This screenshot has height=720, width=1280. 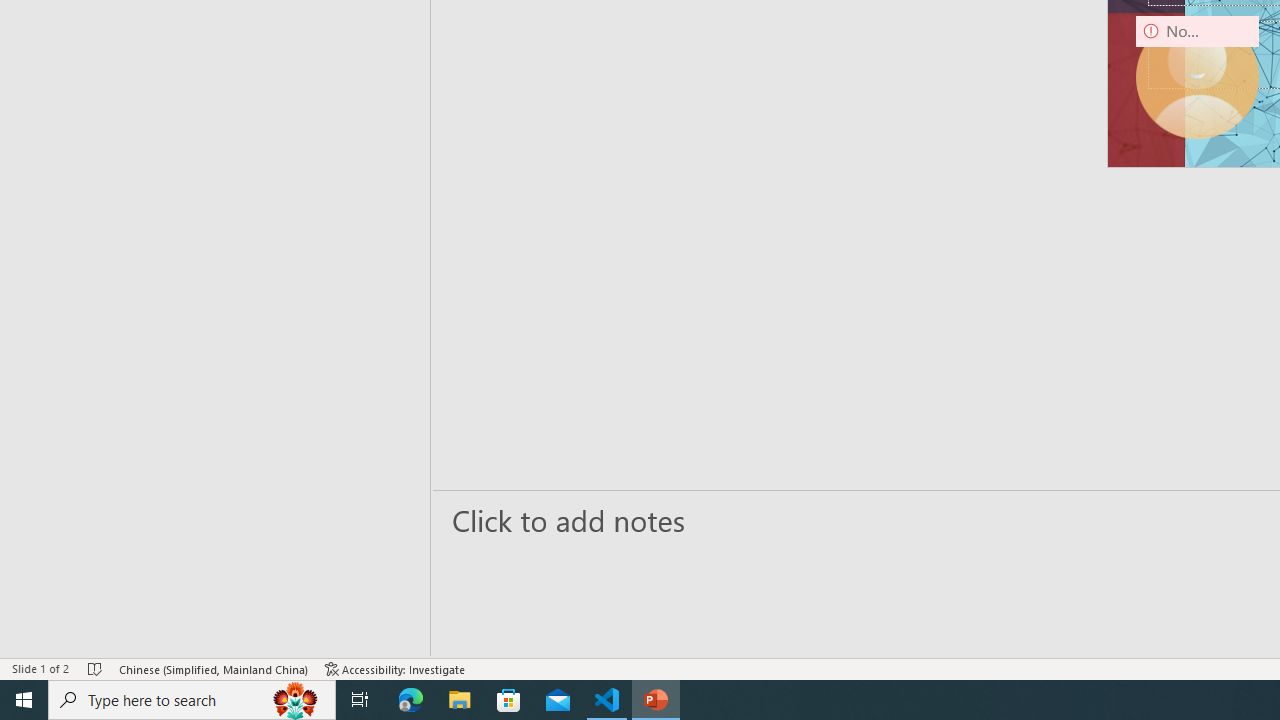 What do you see at coordinates (1197, 76) in the screenshot?
I see `'Camera 9, No camera detected.'` at bounding box center [1197, 76].